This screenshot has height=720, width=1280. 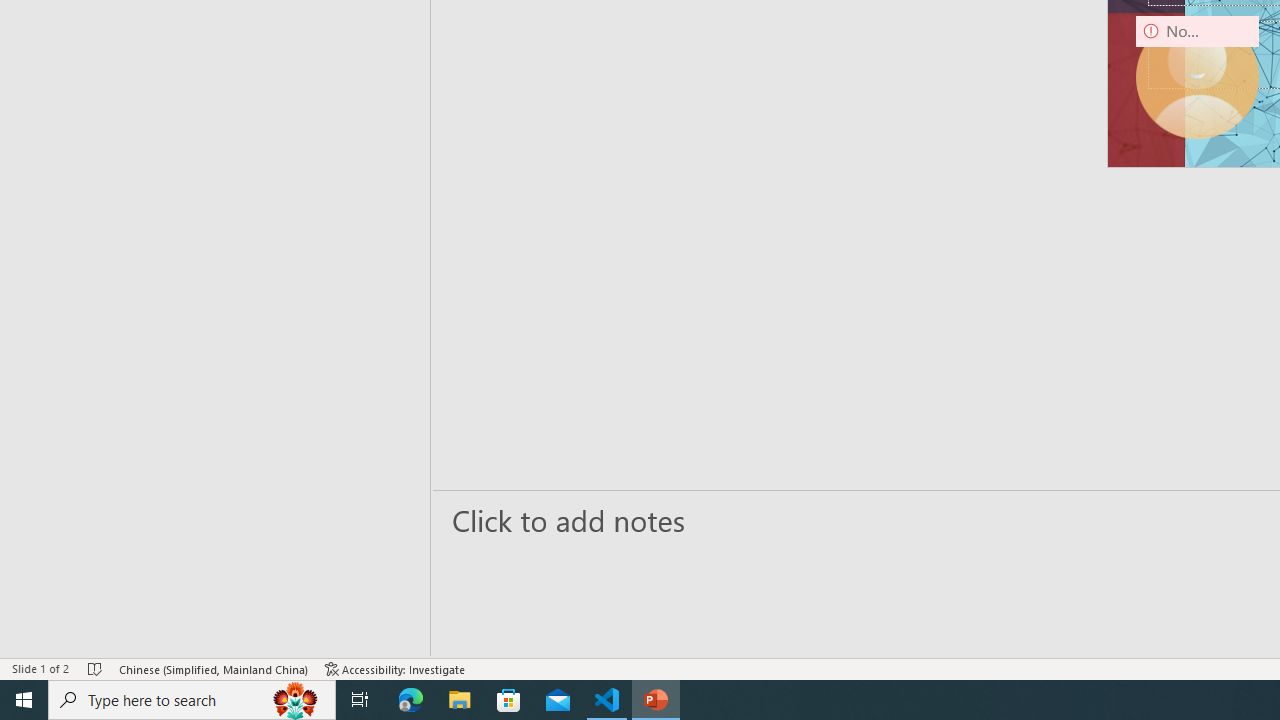 What do you see at coordinates (1197, 76) in the screenshot?
I see `'Camera 9, No camera detected.'` at bounding box center [1197, 76].